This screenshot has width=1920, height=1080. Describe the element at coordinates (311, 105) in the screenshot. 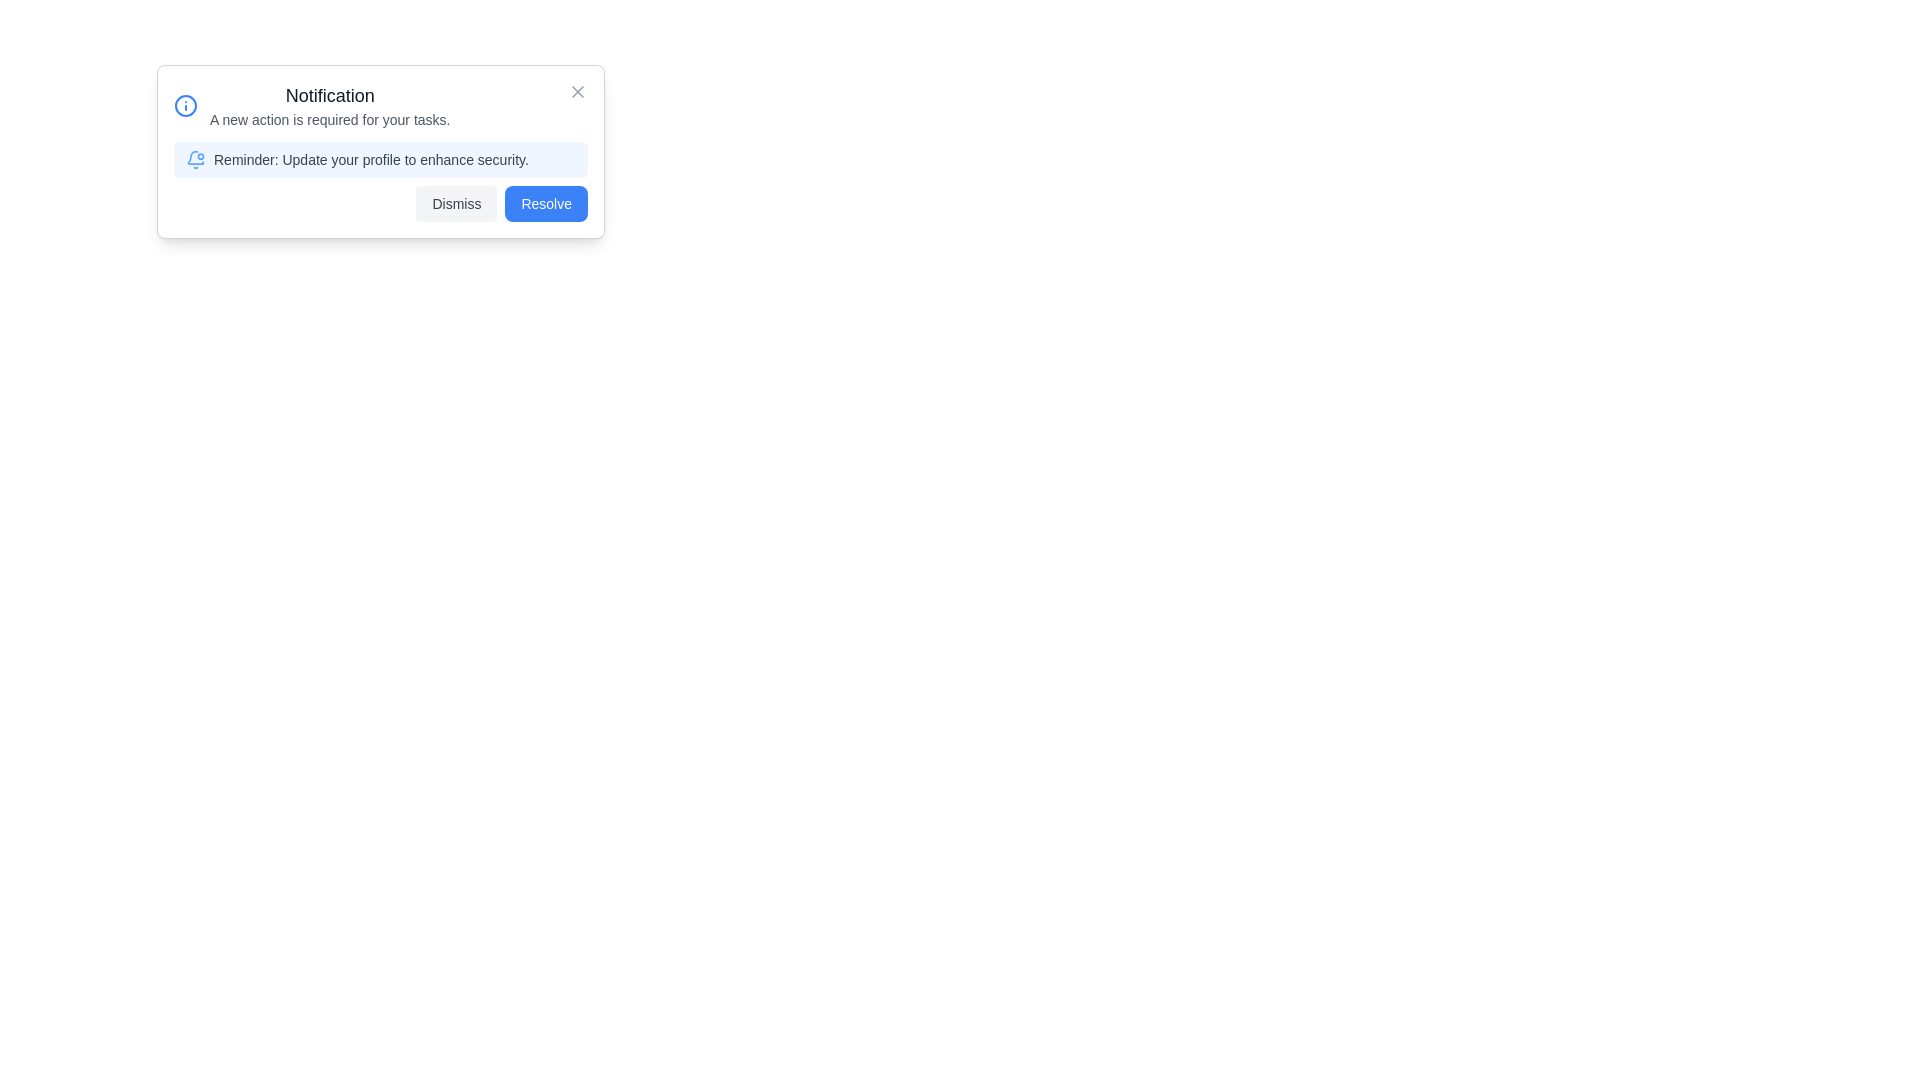

I see `notification content displayed in the informational card header, which includes a bold 'Notification' title and a message stating 'A new action is required for your tasks.'` at that location.